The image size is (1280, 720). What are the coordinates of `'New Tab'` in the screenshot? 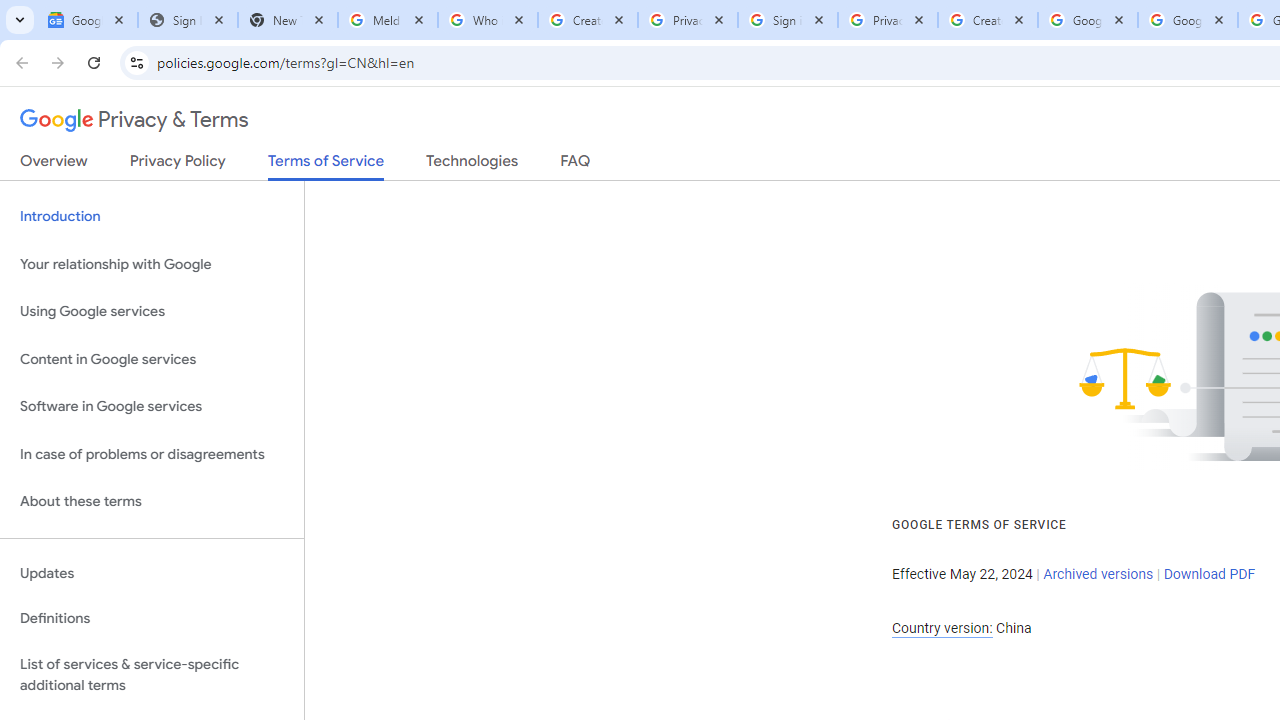 It's located at (287, 20).